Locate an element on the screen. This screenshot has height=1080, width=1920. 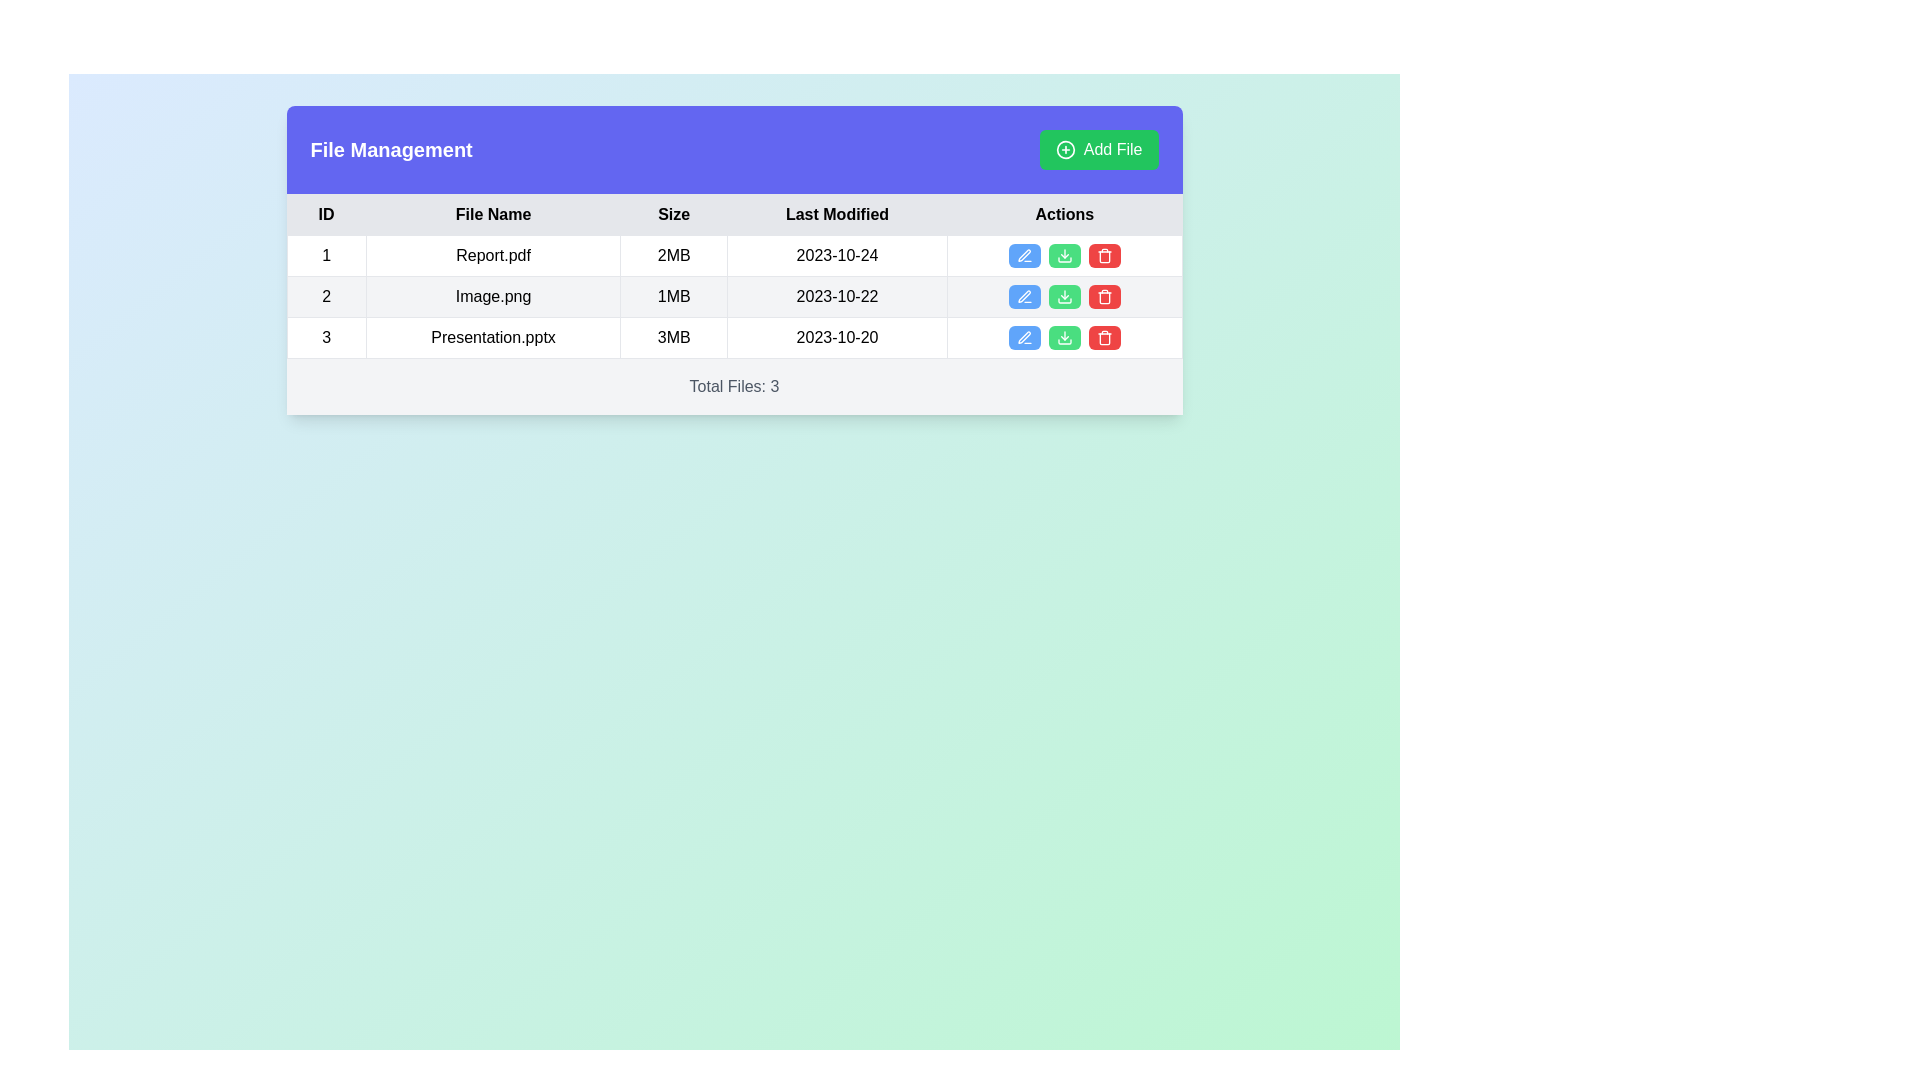
the circular graphic component of the 'Add File' button located at the top-right corner of the interface is located at coordinates (1064, 149).